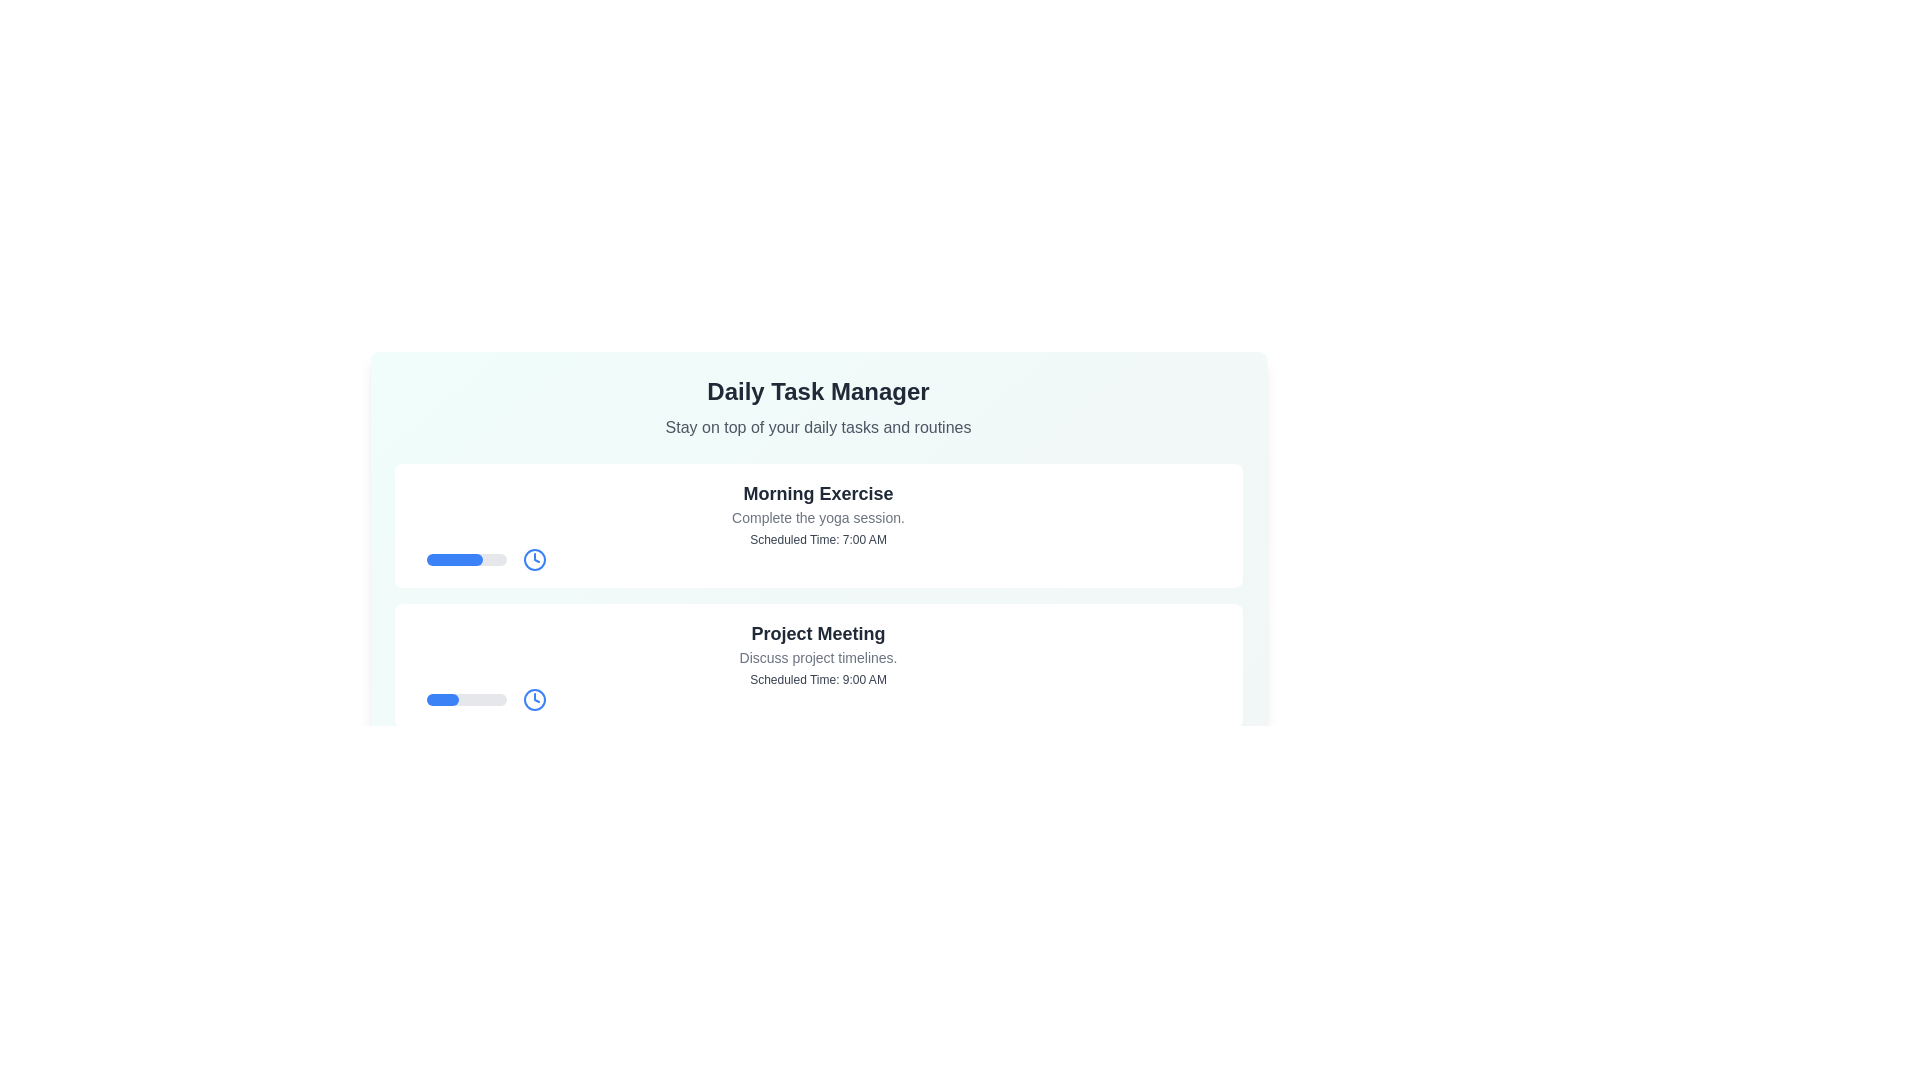  Describe the element at coordinates (818, 512) in the screenshot. I see `the top card in the task management application, which displays the name, details, and time of a scheduled activity, located immediately below the 'Daily Task Manager' header` at that location.